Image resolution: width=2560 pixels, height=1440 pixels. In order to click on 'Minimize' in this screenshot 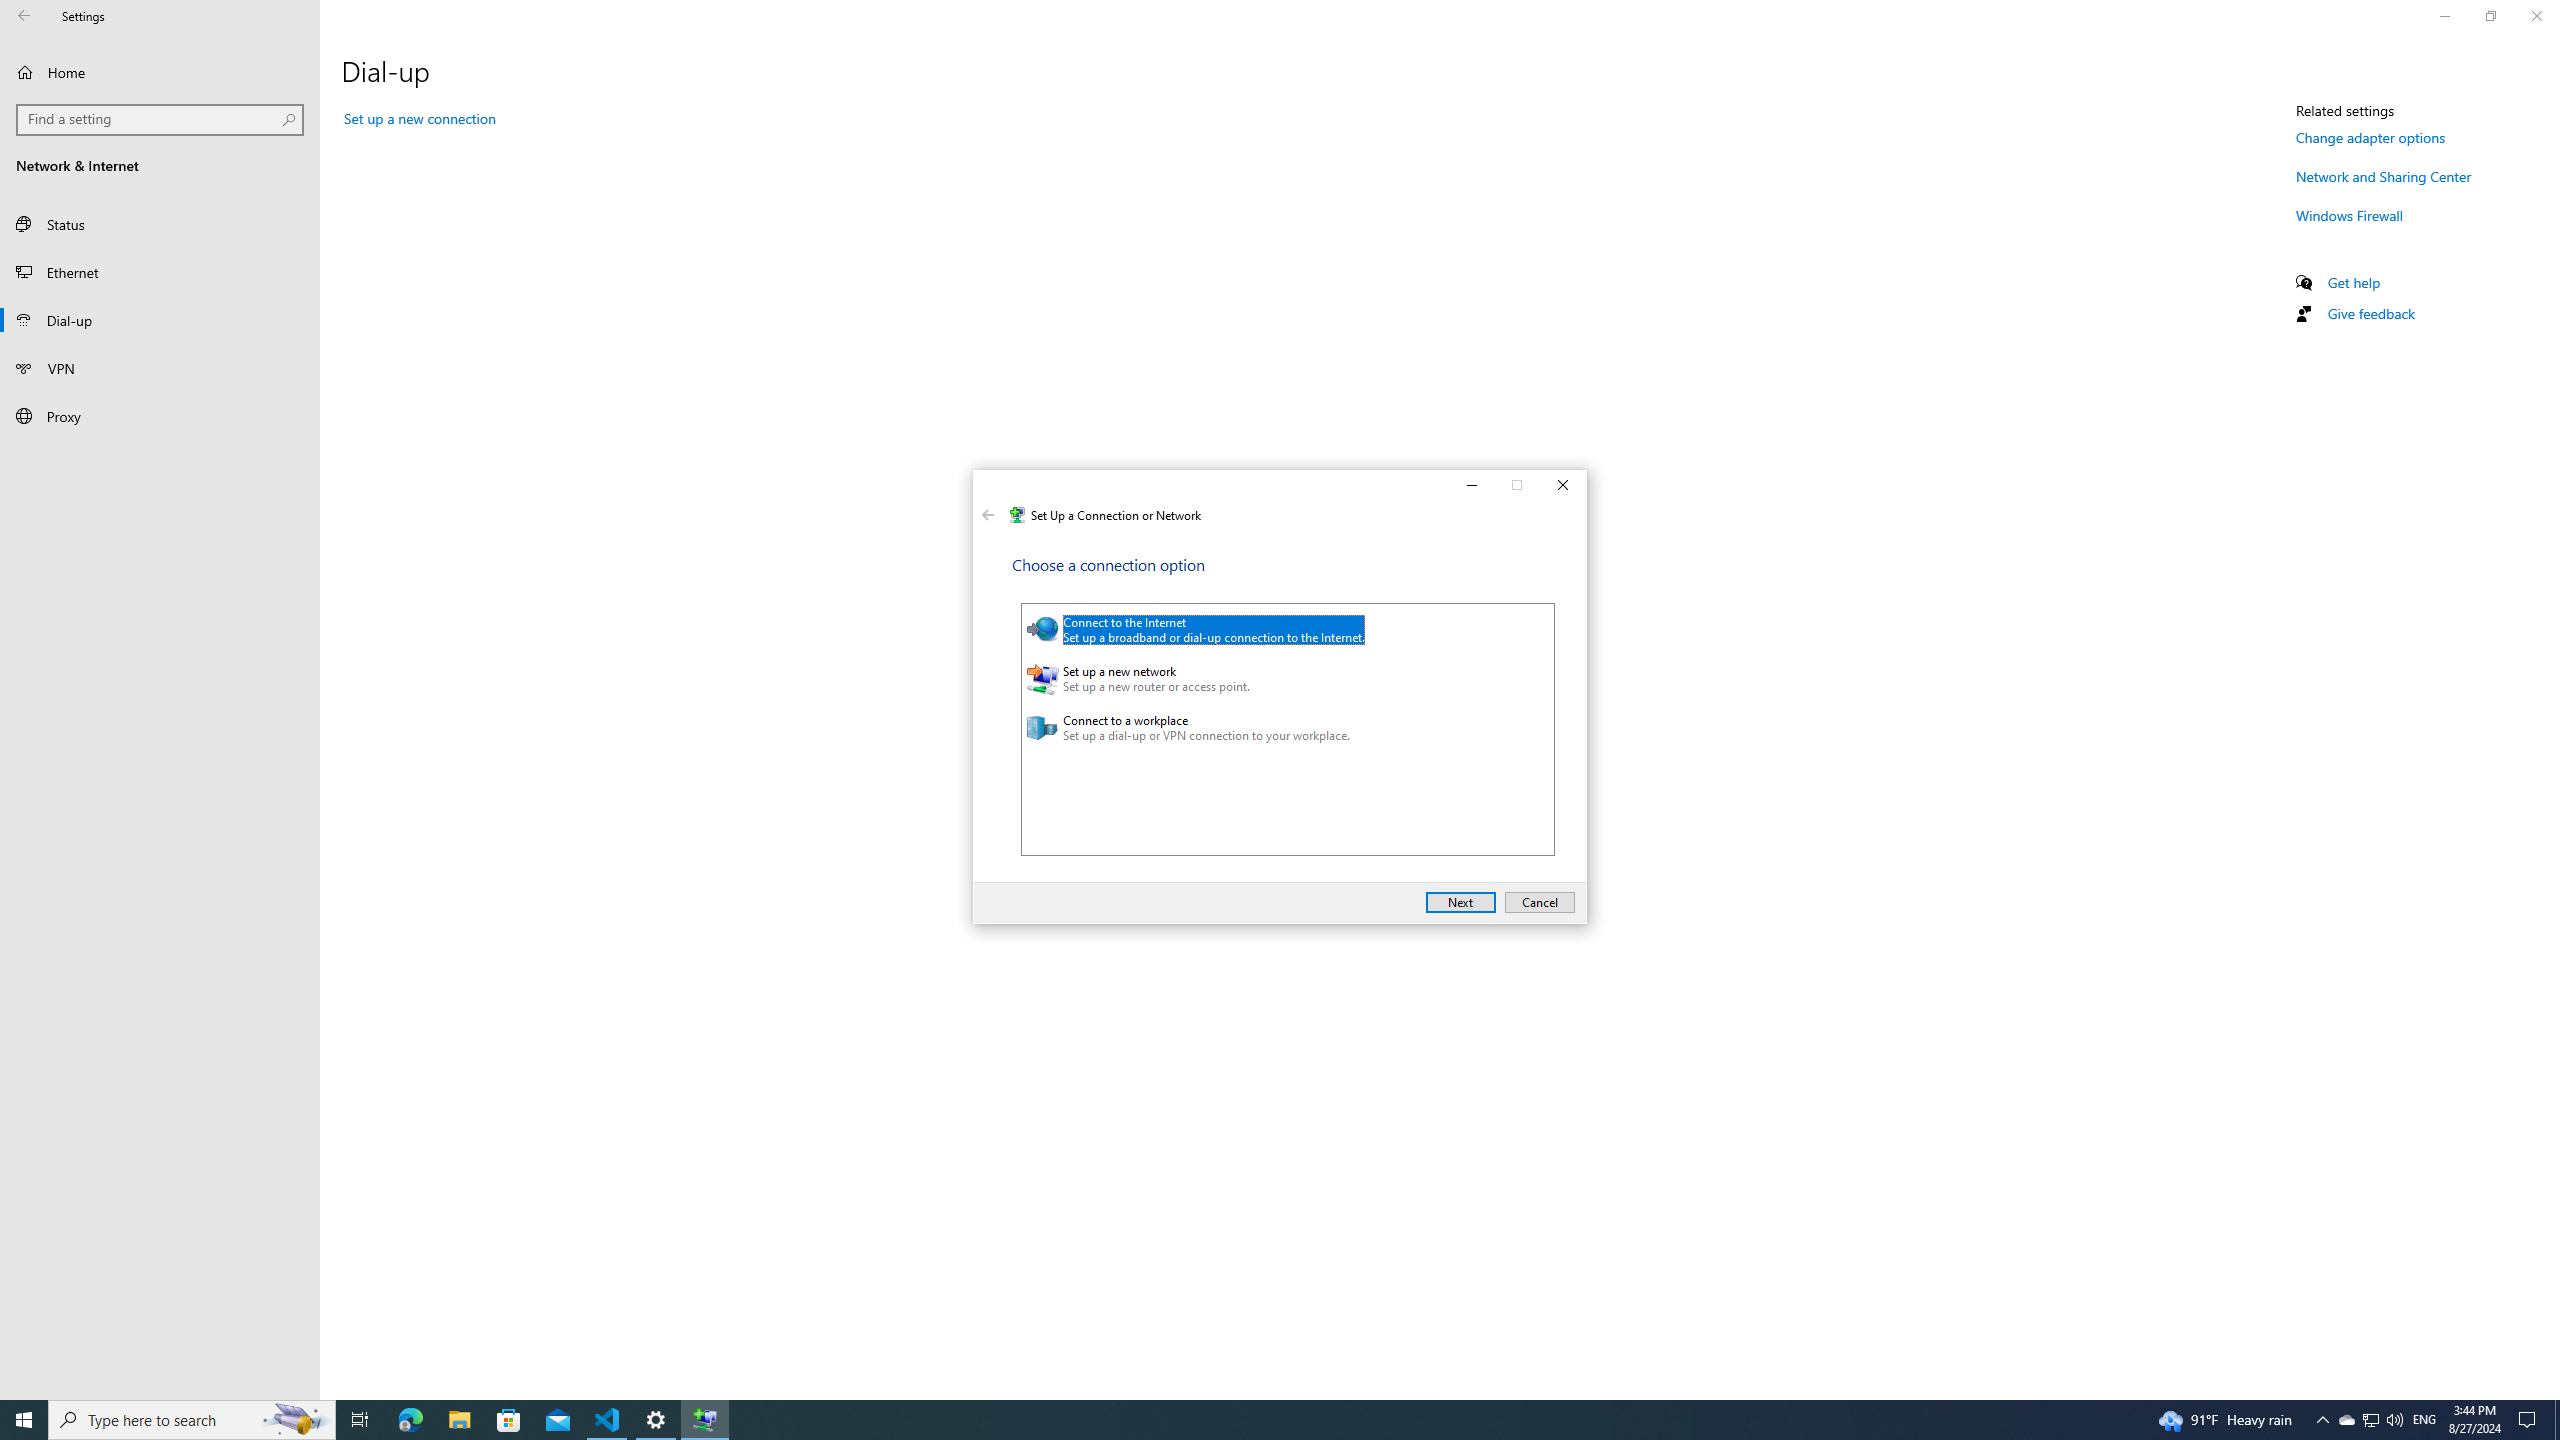, I will do `click(1469, 486)`.